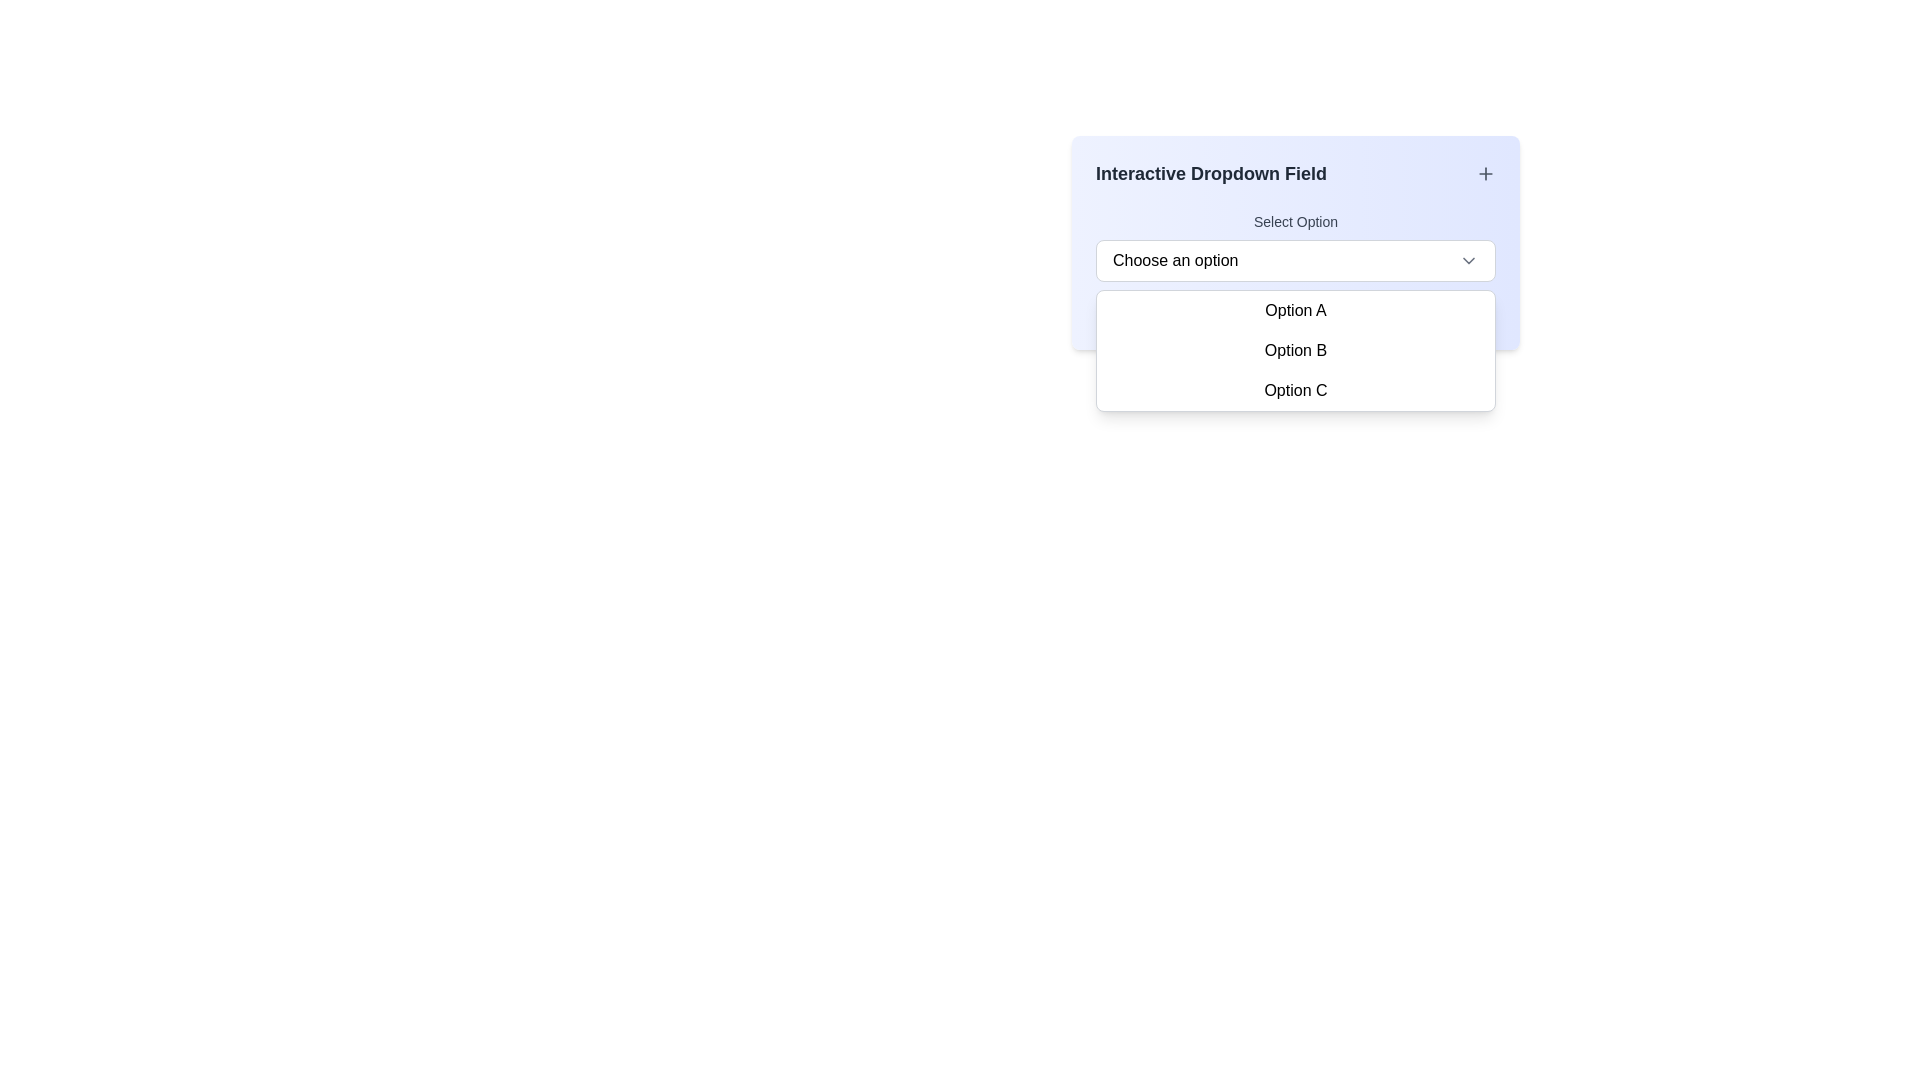  I want to click on the dropdown menu button styled with a white background, gray border, and rounded corners, so click(1296, 260).